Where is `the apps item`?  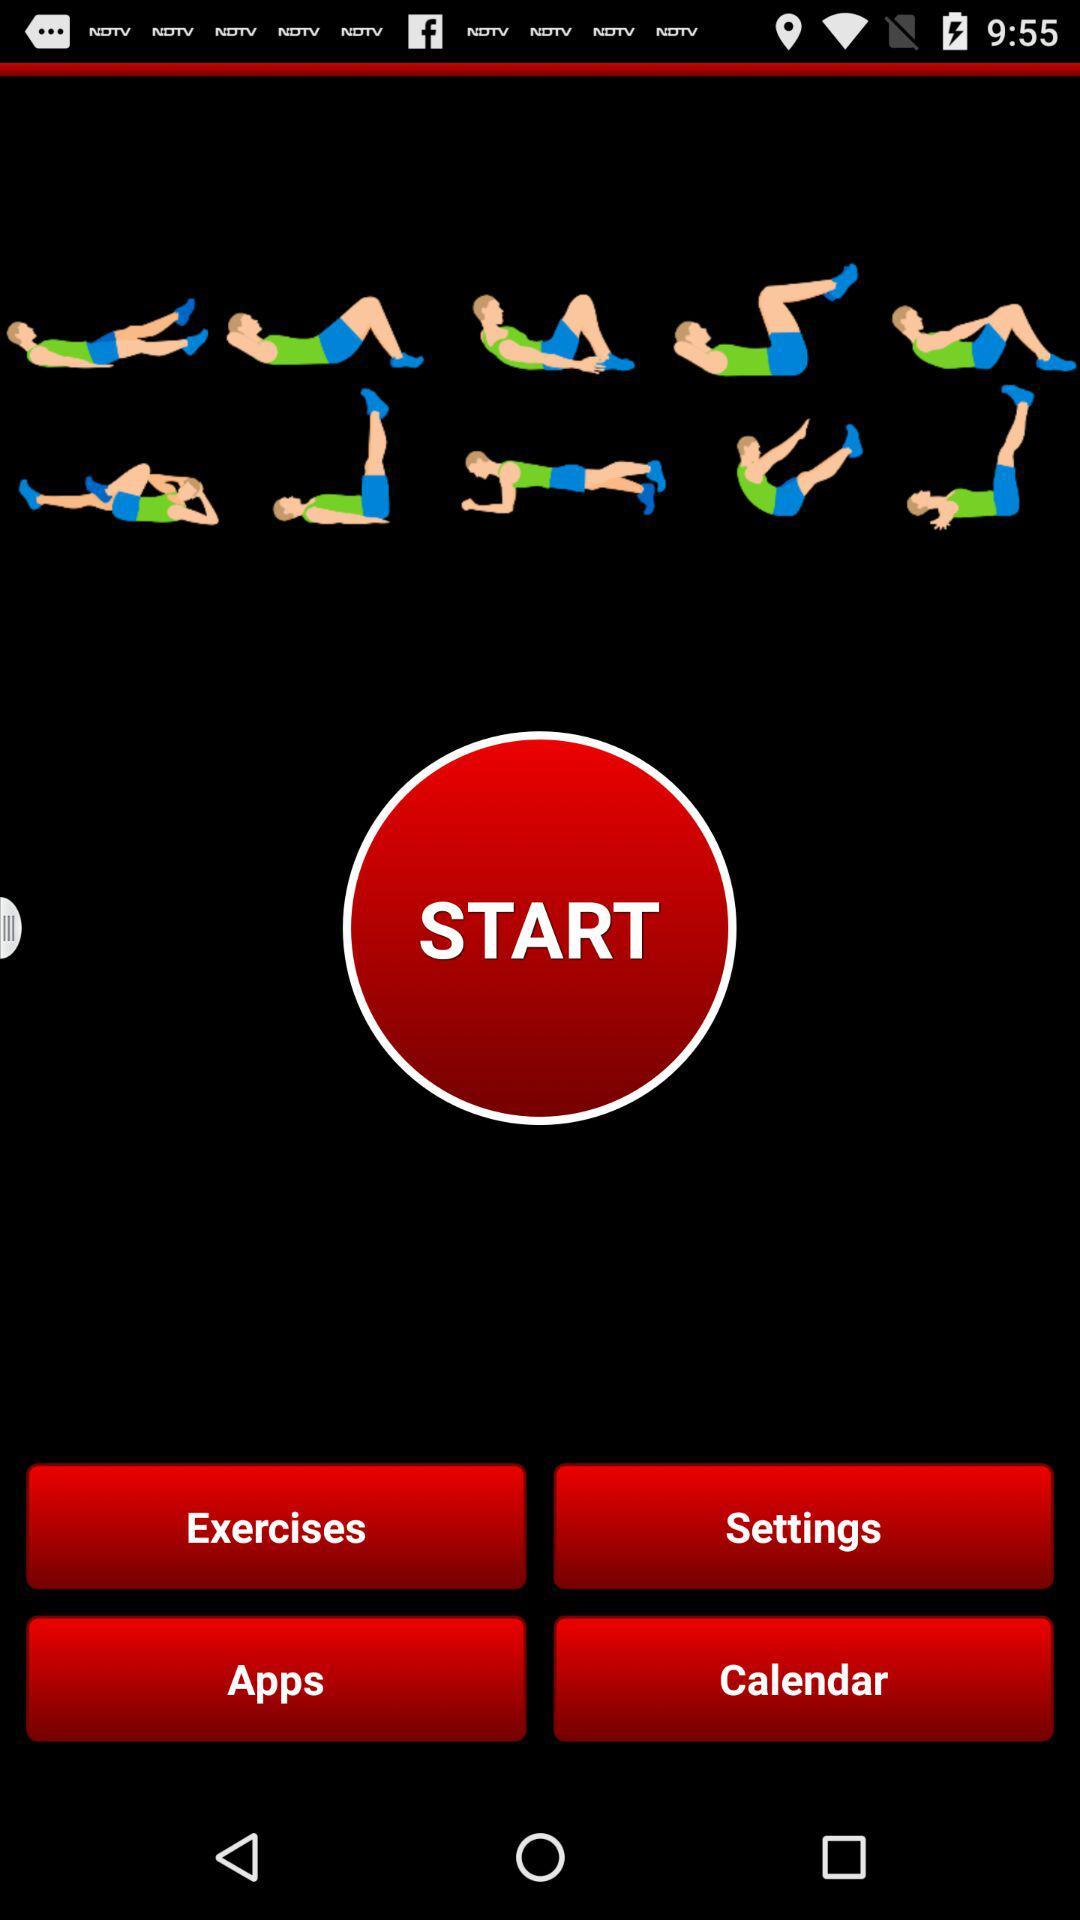 the apps item is located at coordinates (276, 1678).